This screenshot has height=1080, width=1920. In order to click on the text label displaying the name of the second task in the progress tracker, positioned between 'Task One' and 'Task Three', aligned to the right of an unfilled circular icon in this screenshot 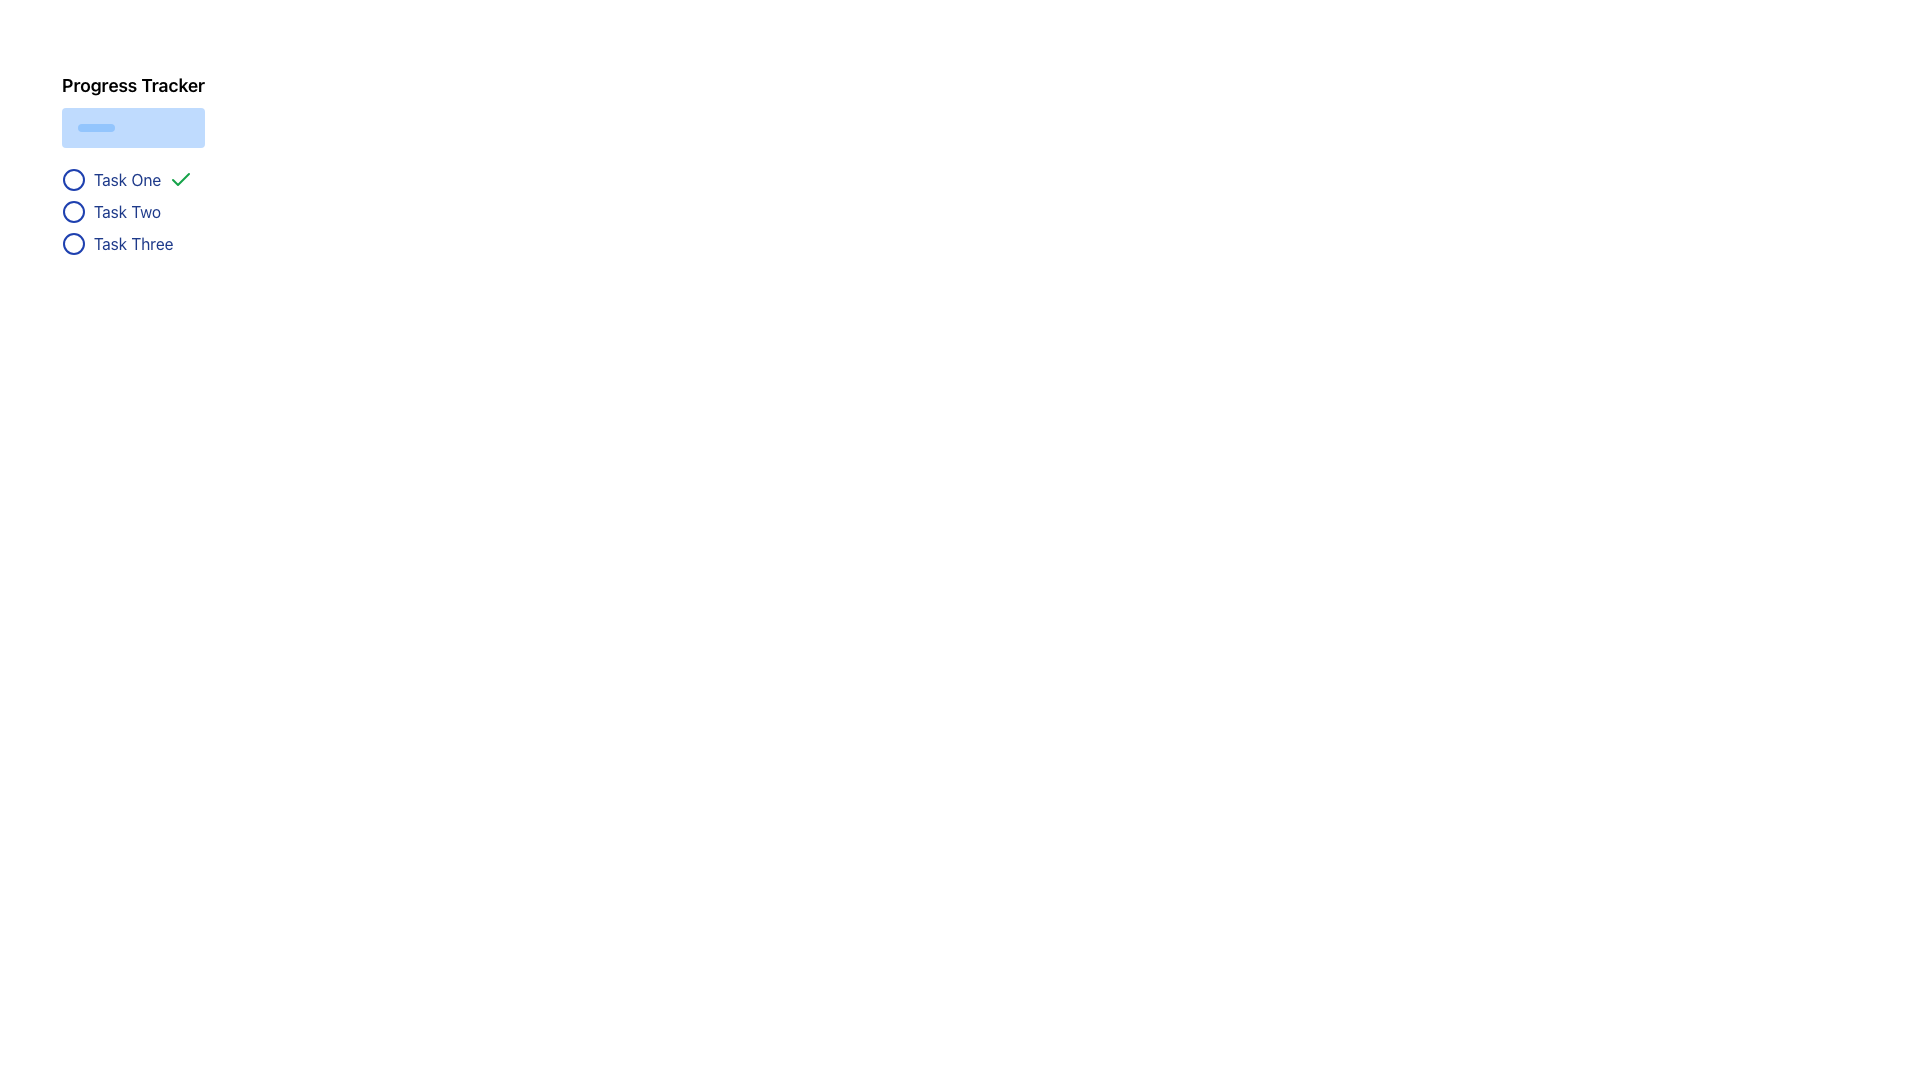, I will do `click(126, 212)`.